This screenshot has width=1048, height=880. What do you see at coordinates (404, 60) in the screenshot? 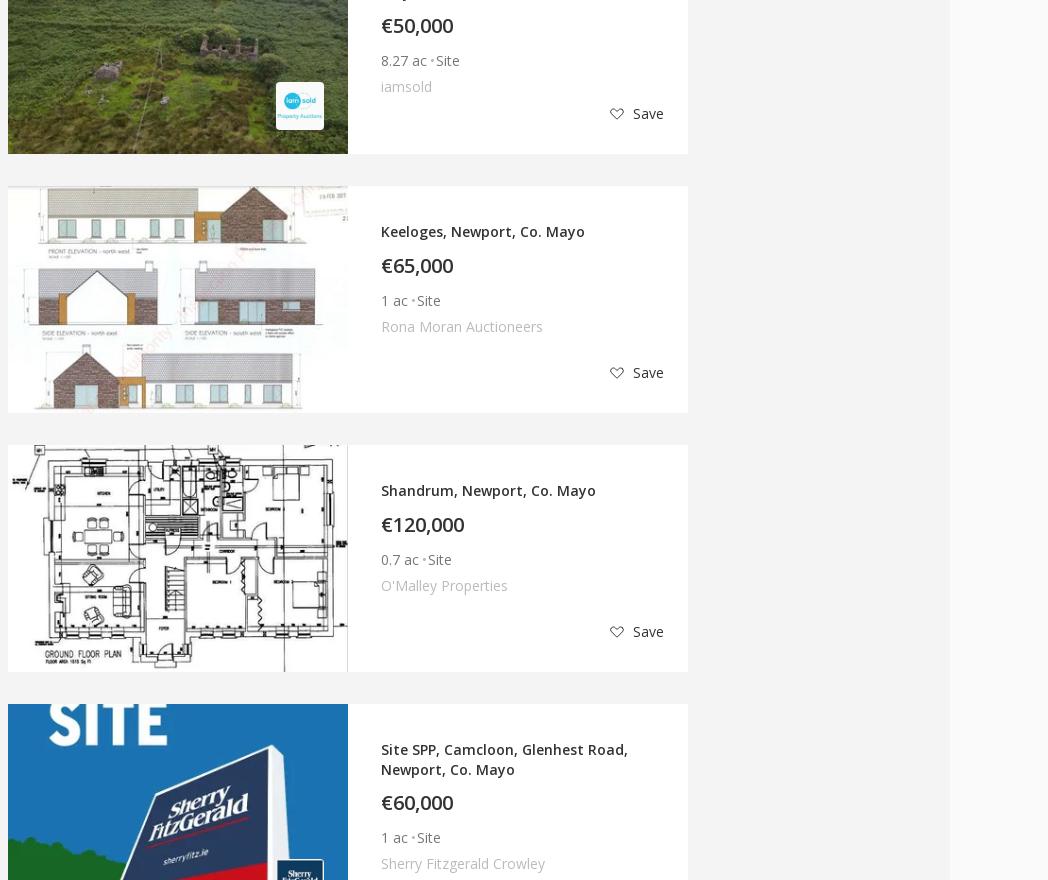
I see `'8.27 ac'` at bounding box center [404, 60].